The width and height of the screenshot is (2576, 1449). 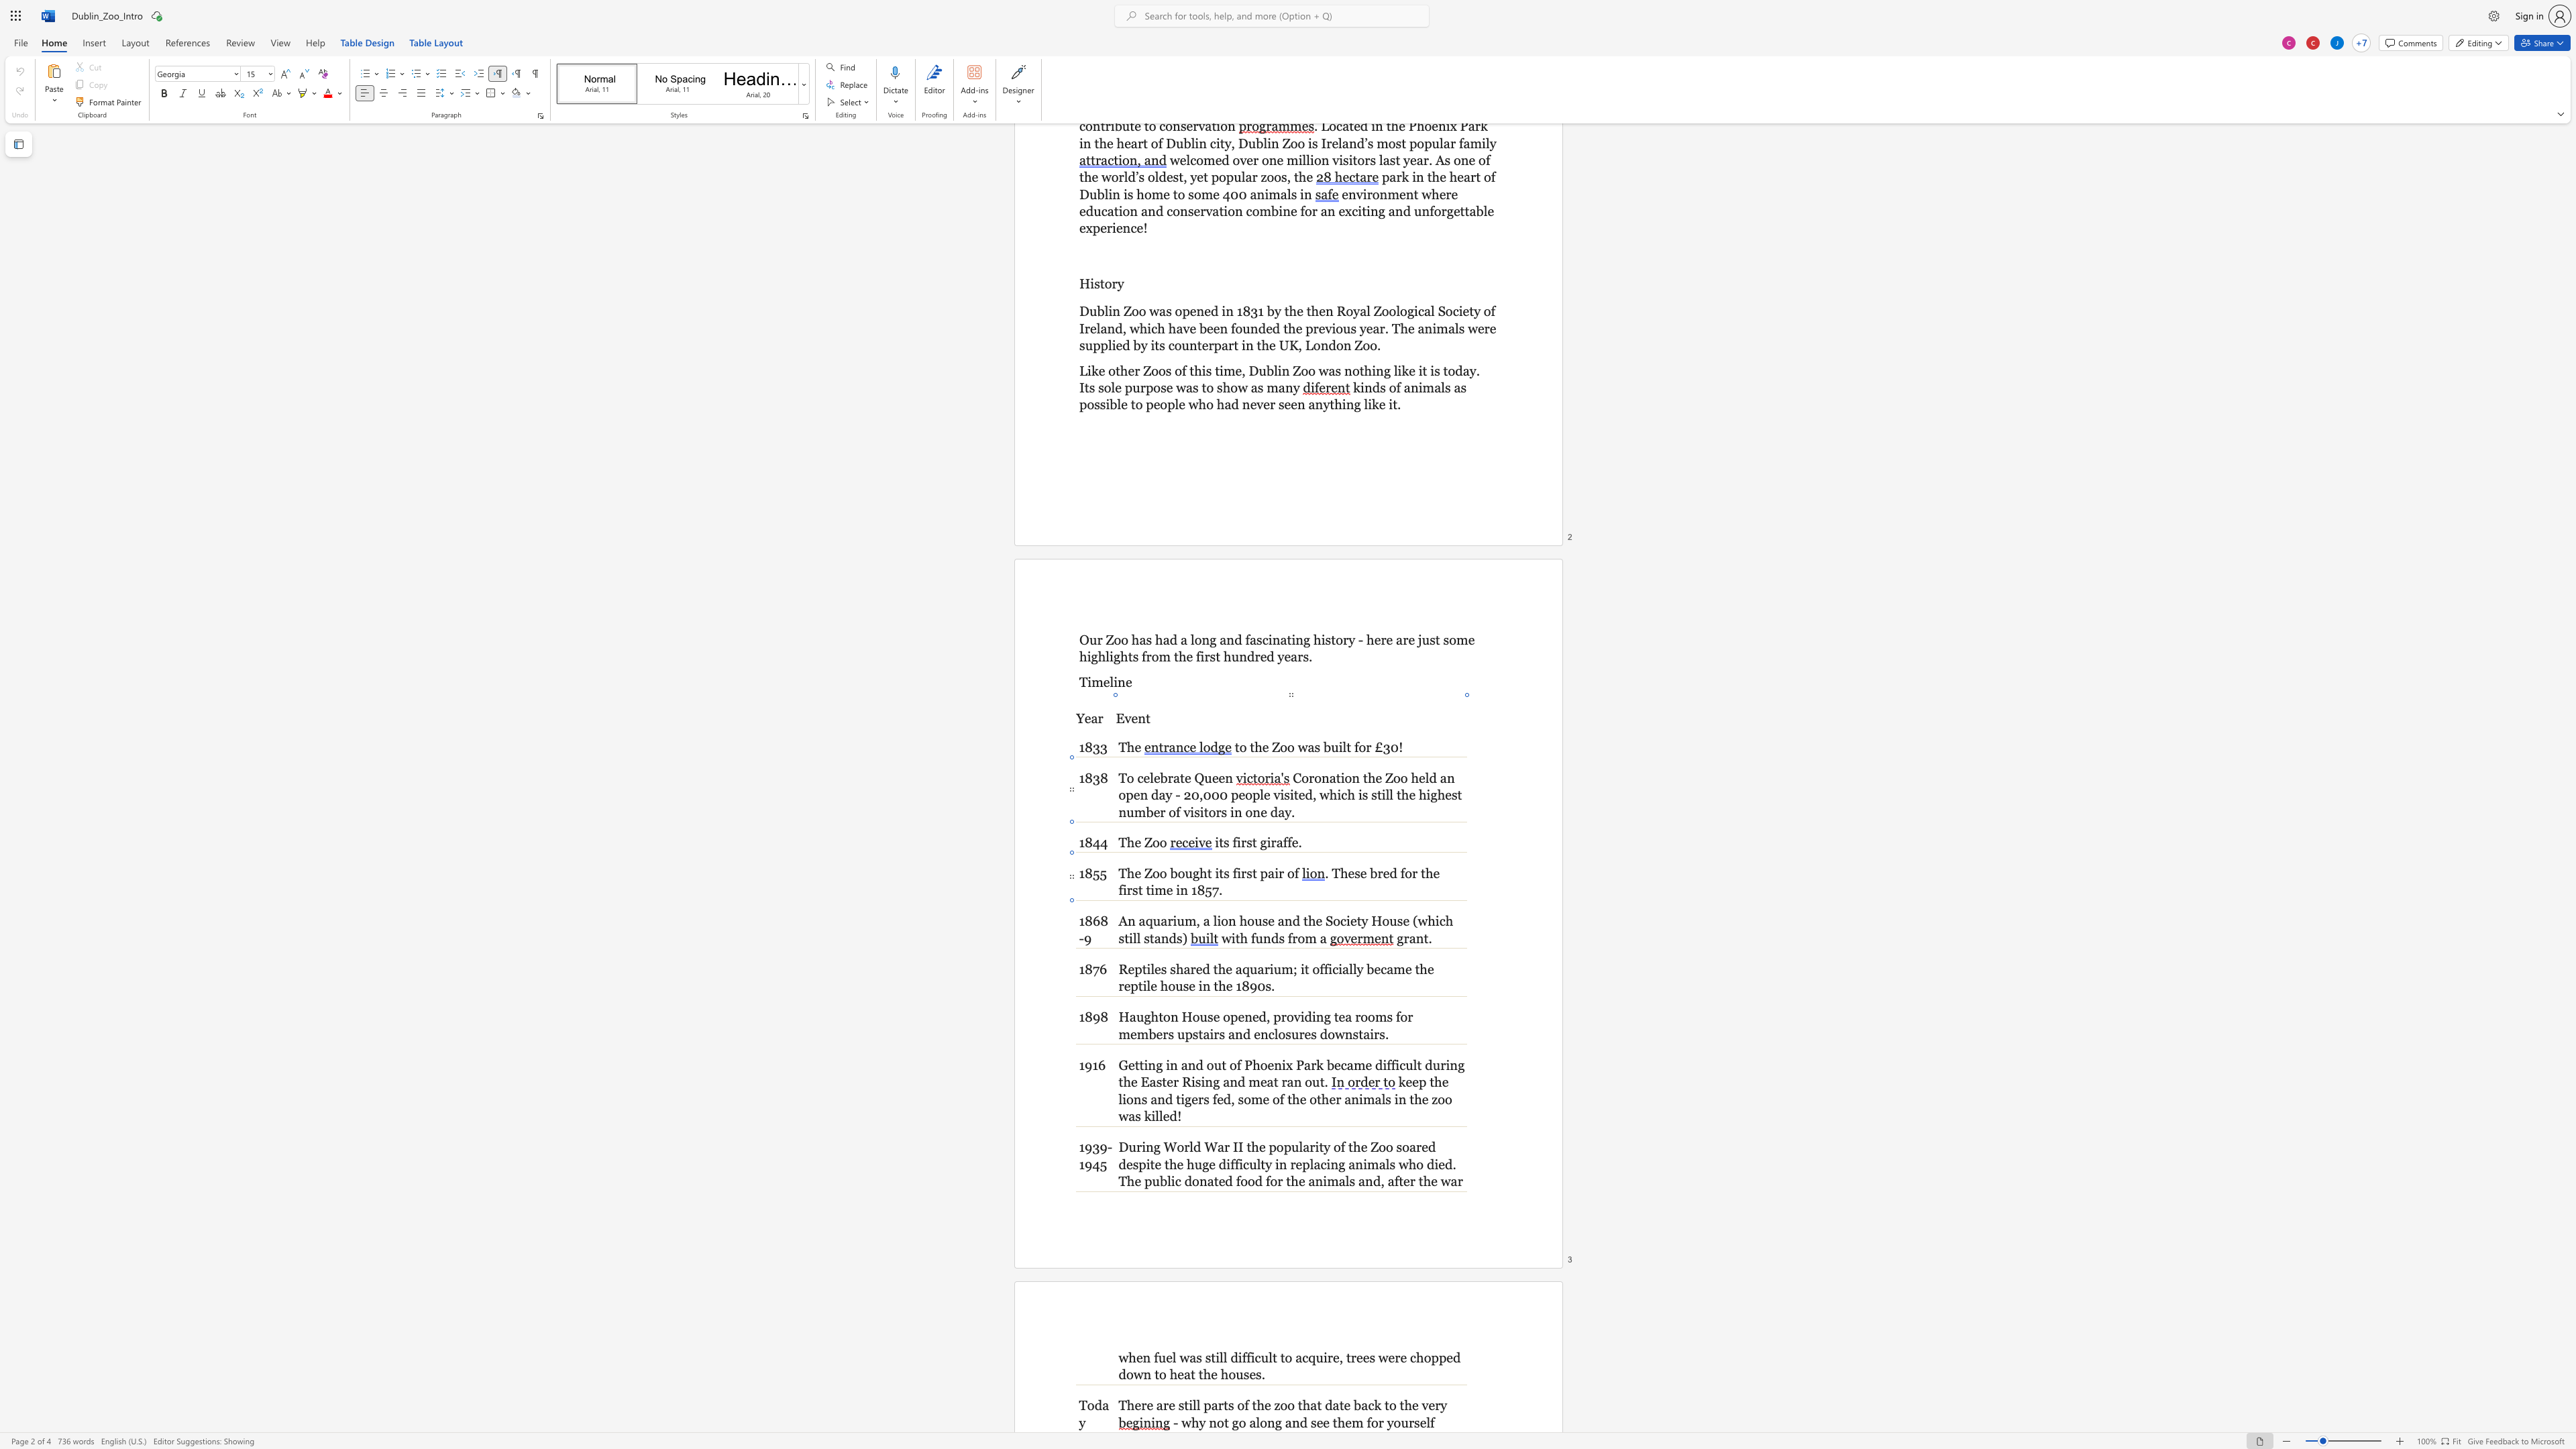 What do you see at coordinates (1165, 920) in the screenshot?
I see `the space between the continuous character "a" and "r" in the text` at bounding box center [1165, 920].